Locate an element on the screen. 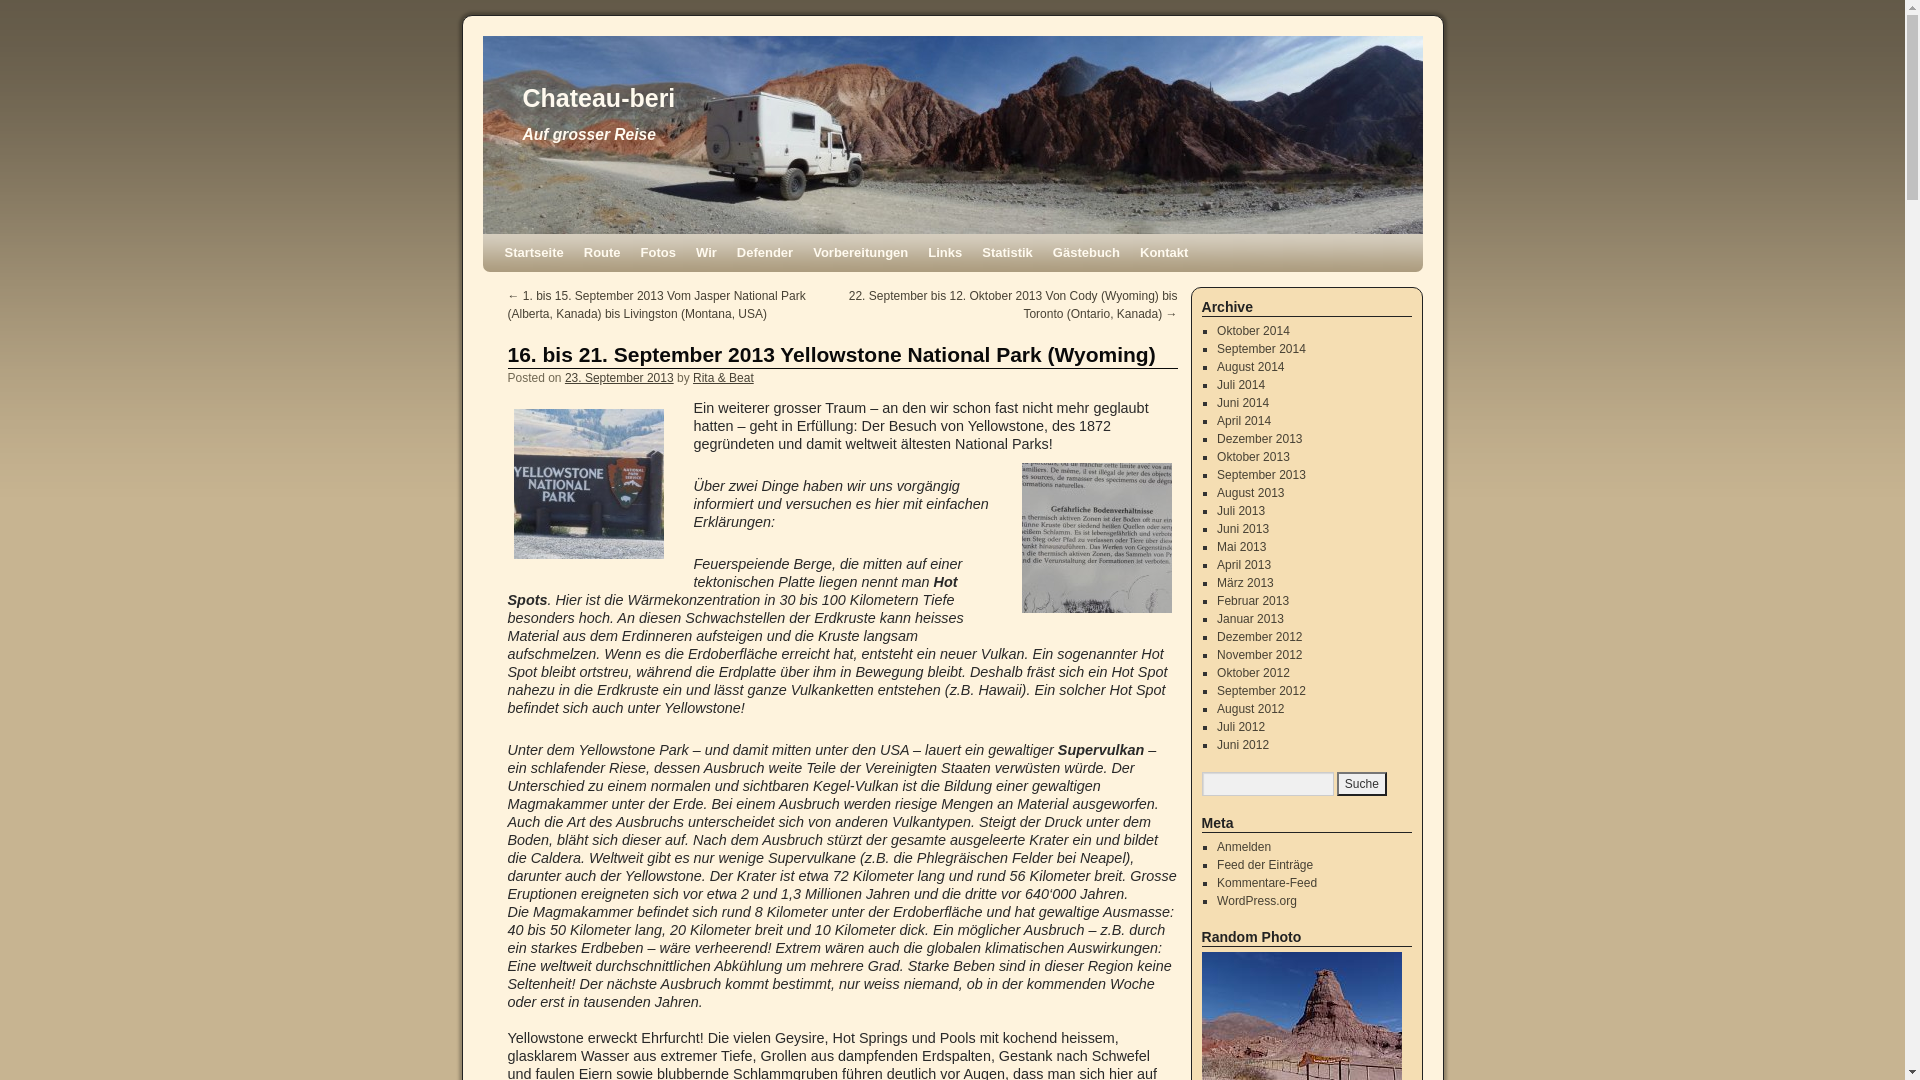  'Fotos' is located at coordinates (658, 252).